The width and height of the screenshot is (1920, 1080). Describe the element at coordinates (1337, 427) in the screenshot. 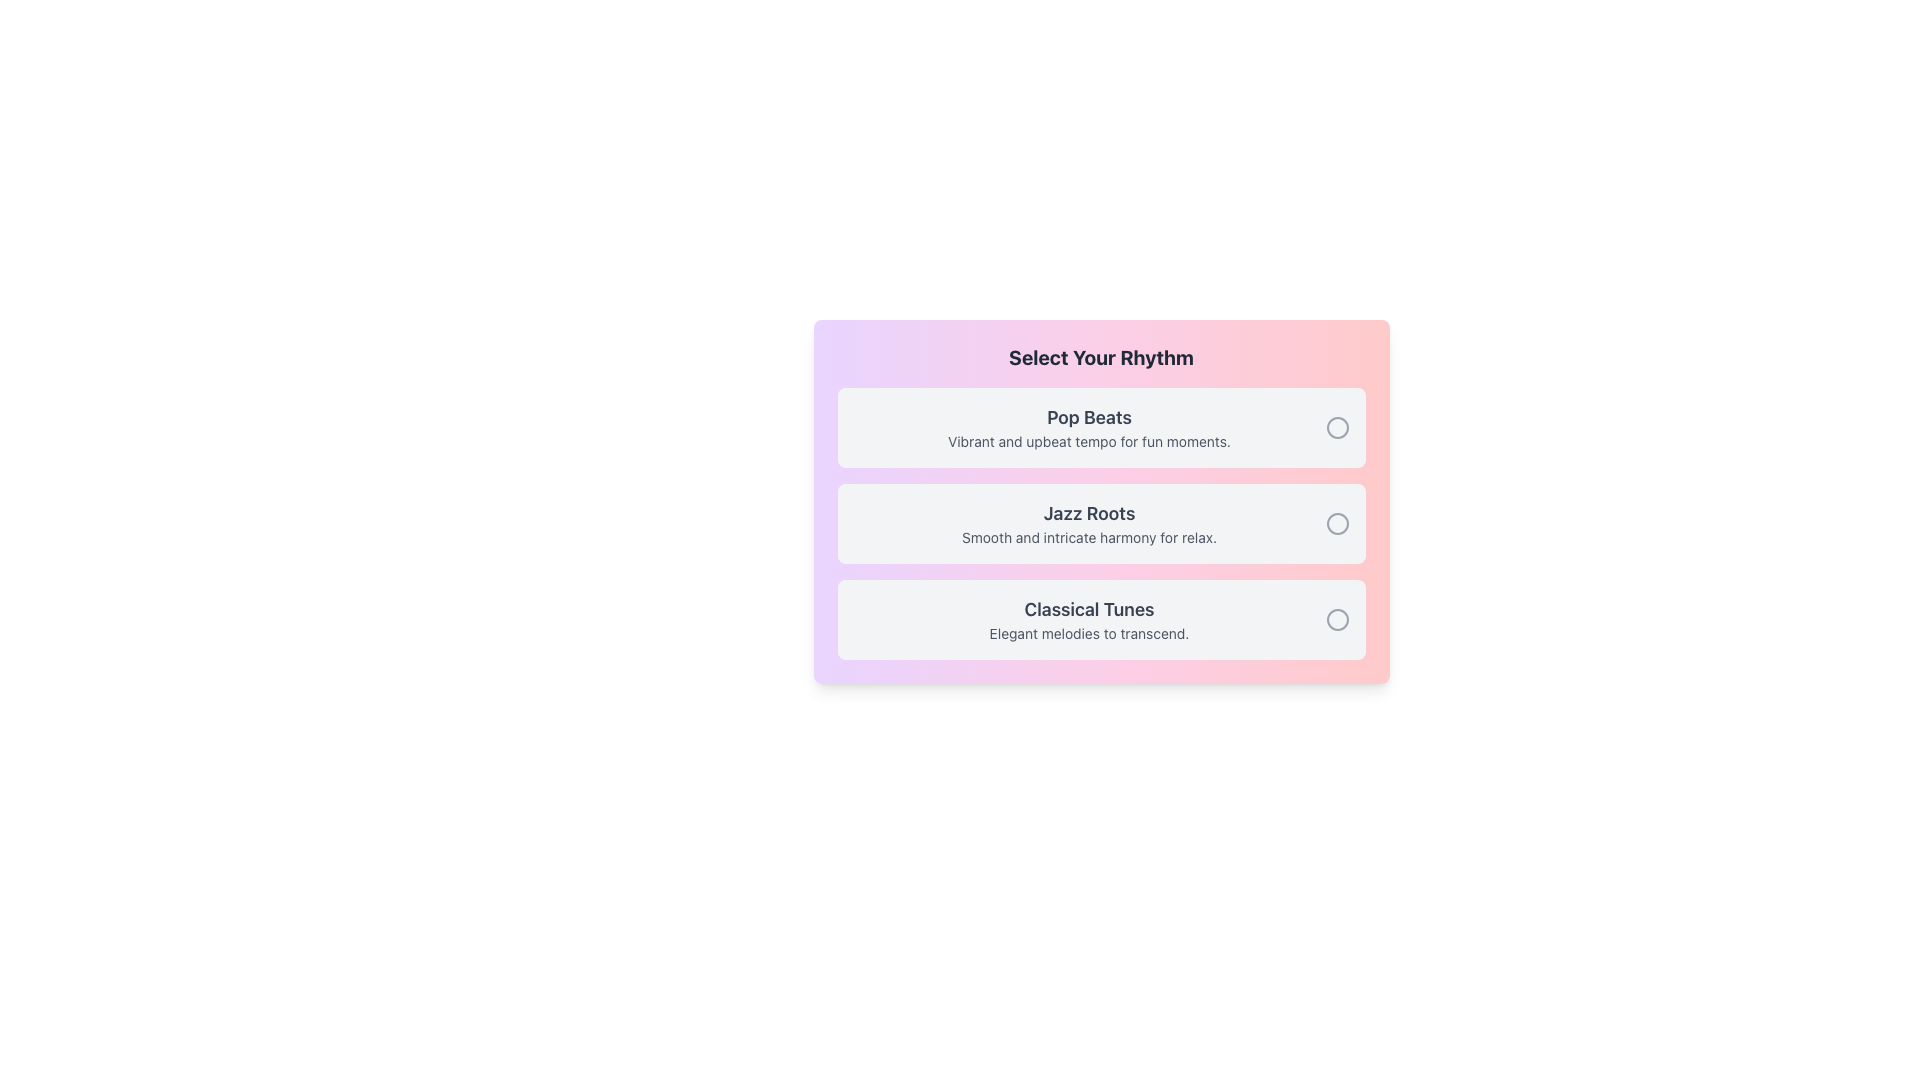

I see `the circular radio button located to the far right of the 'Pop Beats' section` at that location.